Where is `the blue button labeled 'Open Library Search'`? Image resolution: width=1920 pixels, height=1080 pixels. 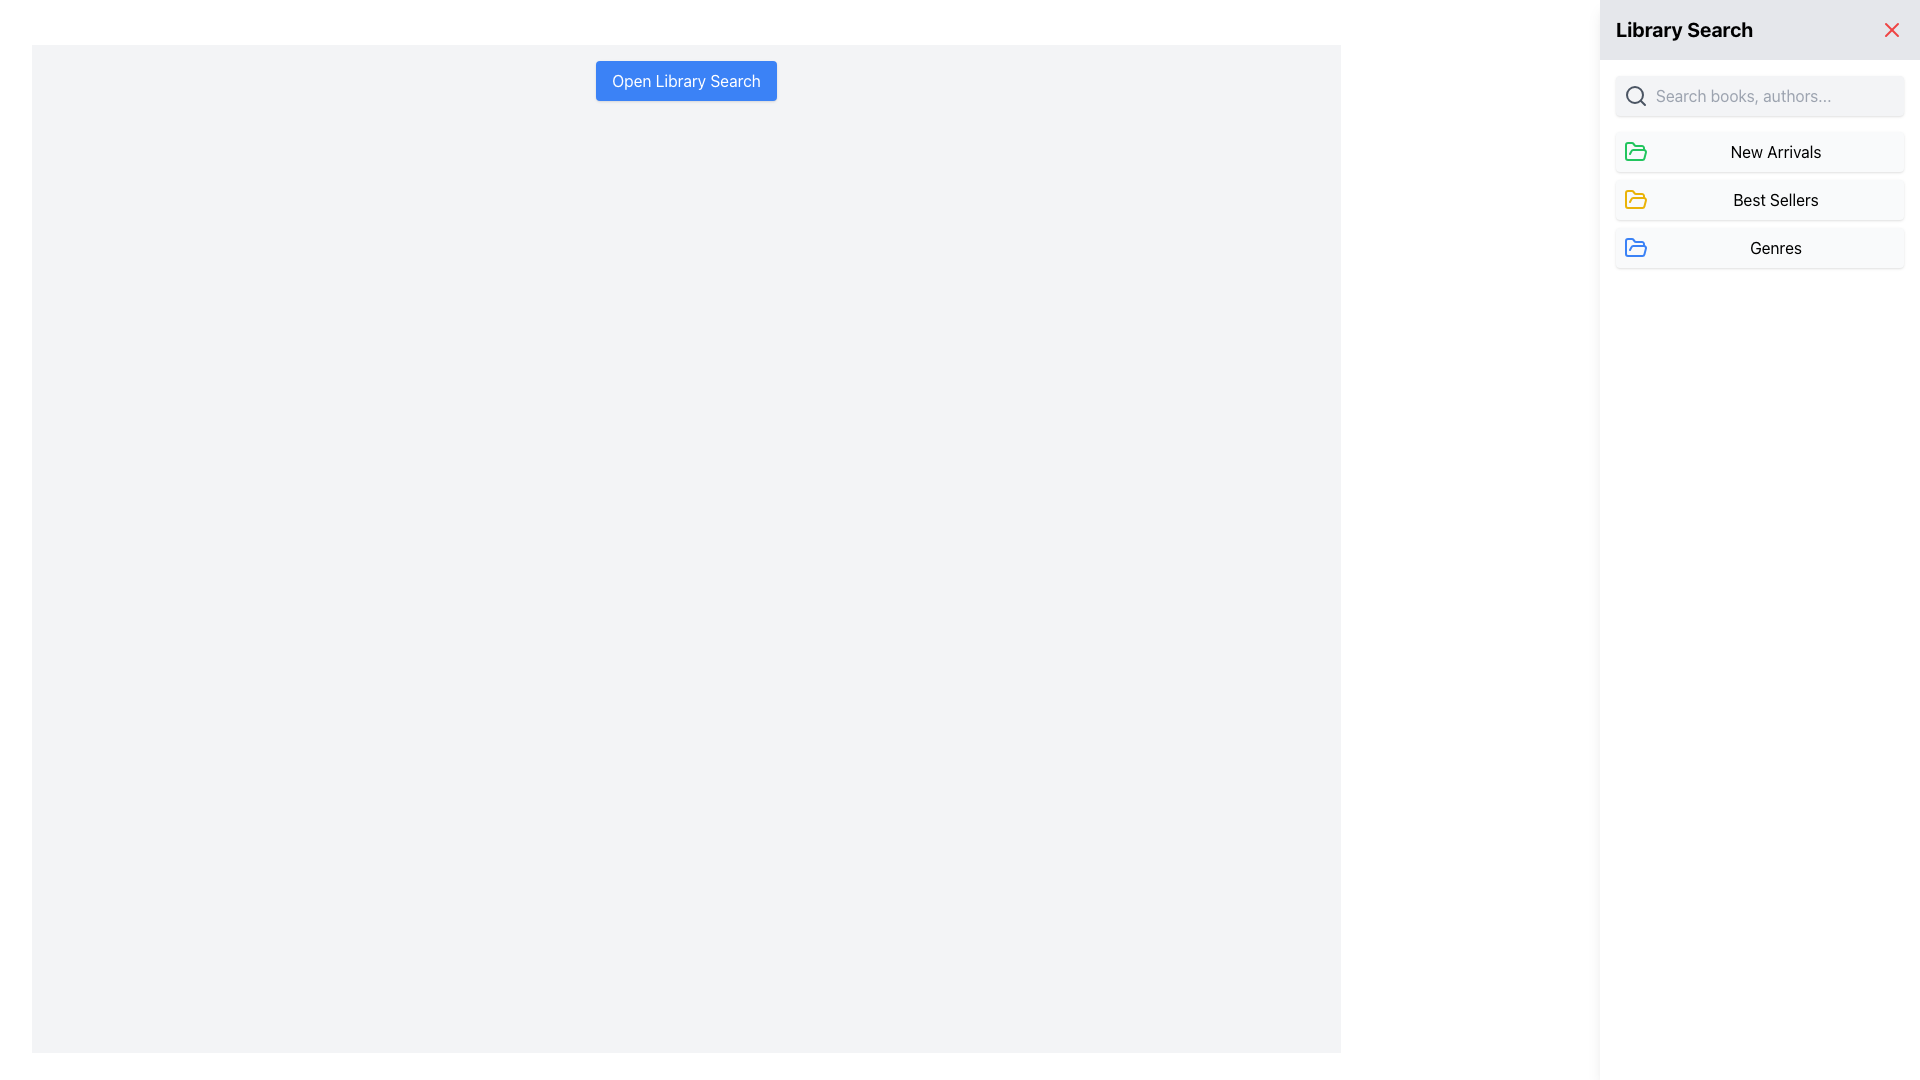
the blue button labeled 'Open Library Search' is located at coordinates (686, 80).